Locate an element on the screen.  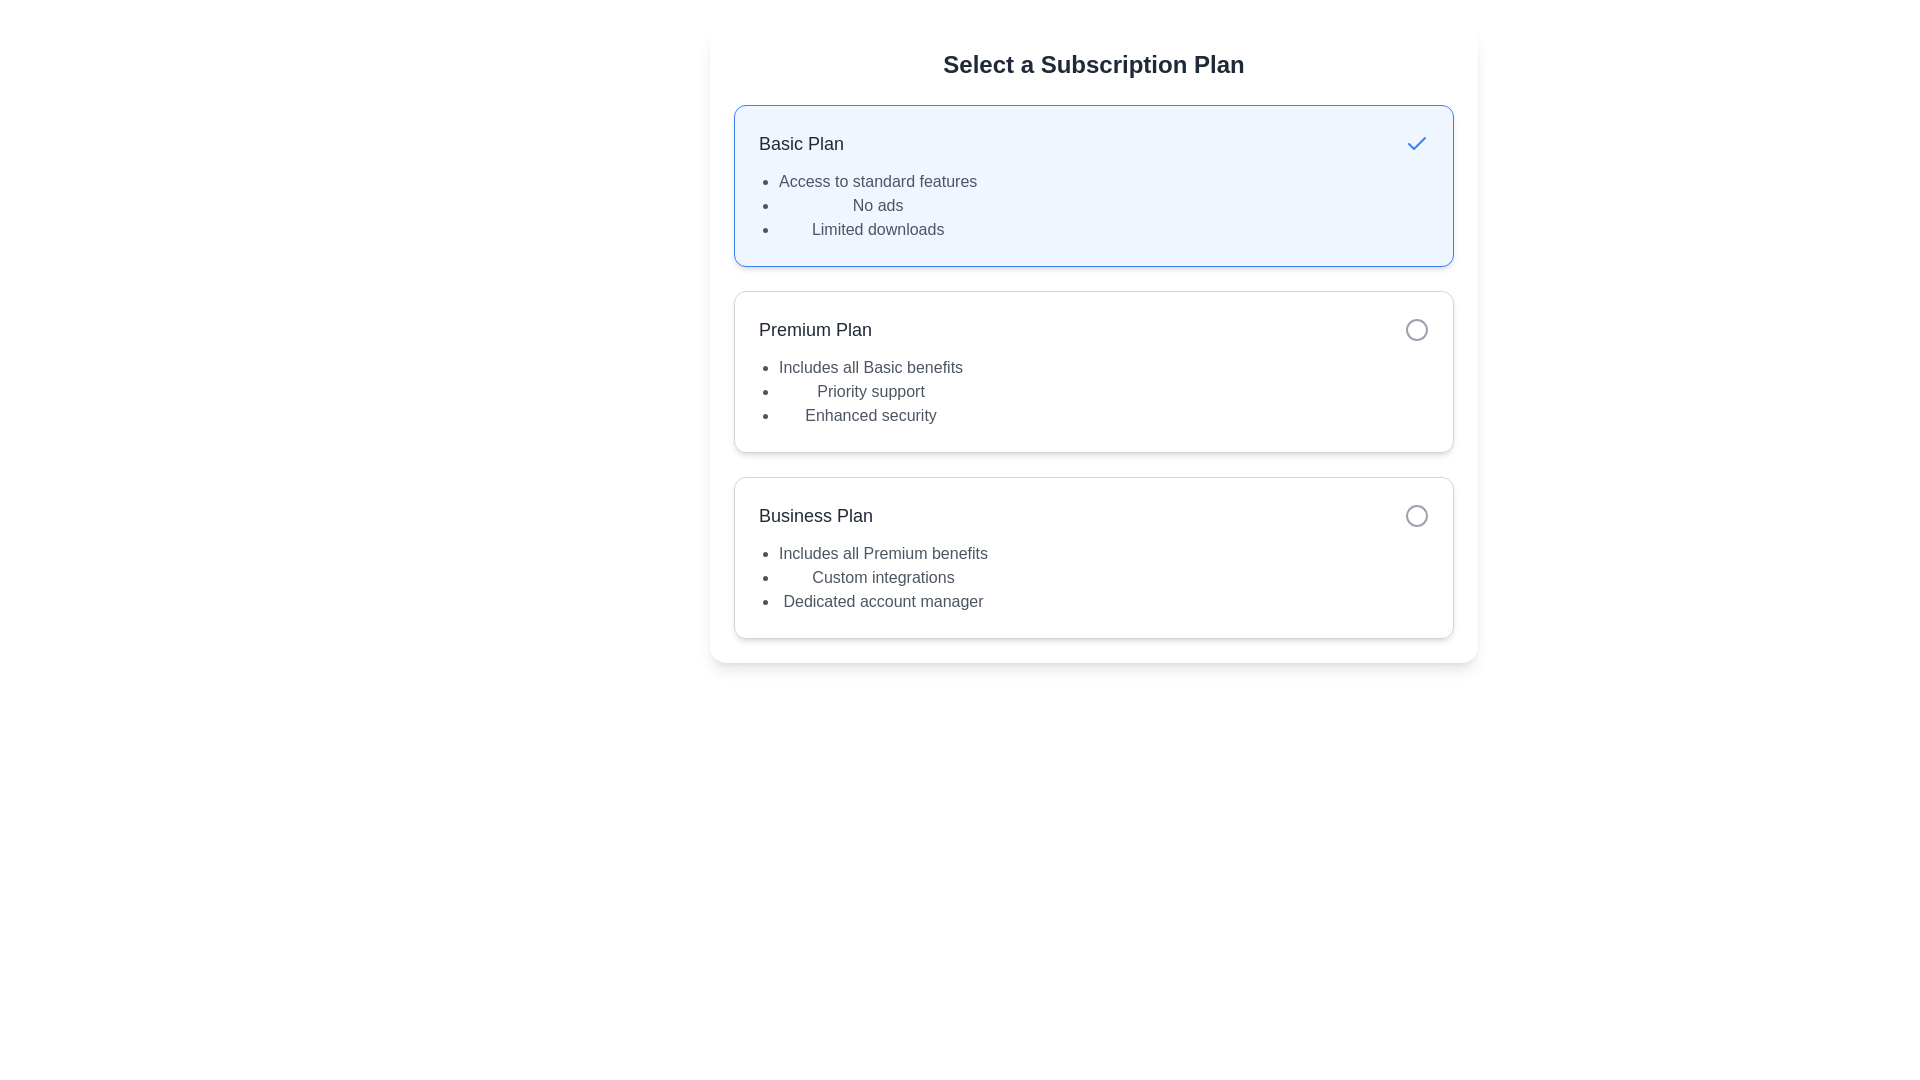
the descriptive static text label that indicates an additional benefit of the Premium Plan, located between the 'Priority support' text and the boundary separating the 'Premium Plan' and 'Business Plan' sections is located at coordinates (871, 415).